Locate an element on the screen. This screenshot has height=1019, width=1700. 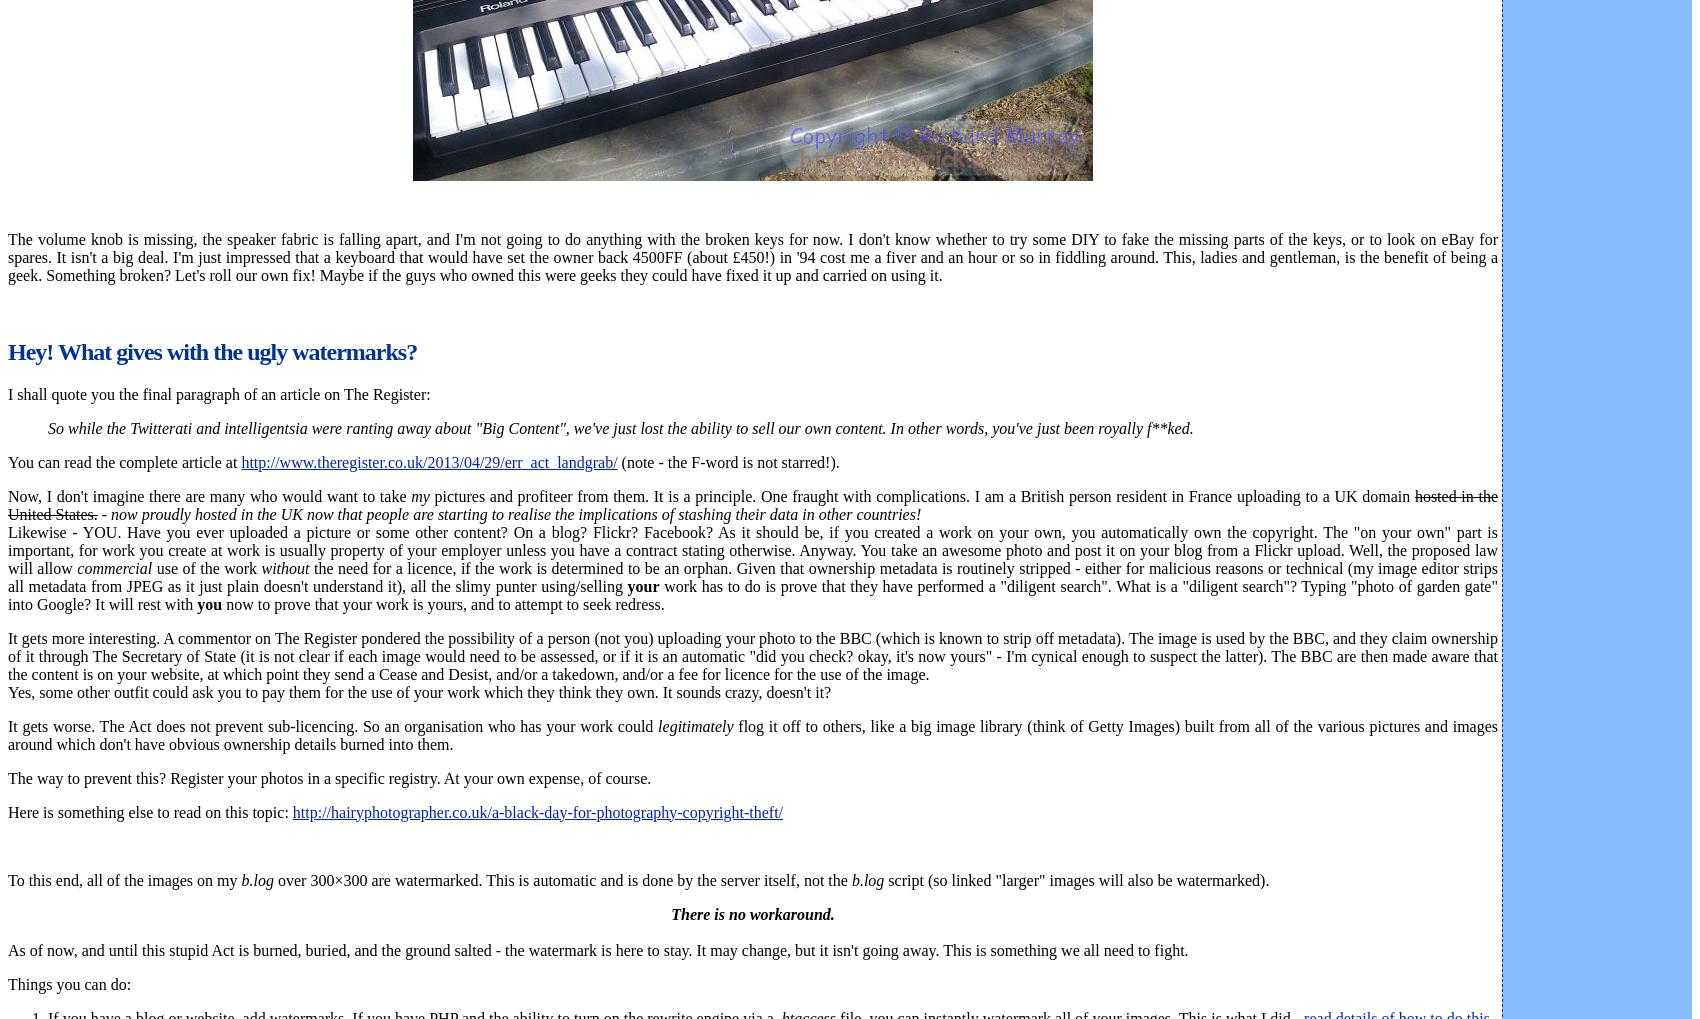
'flog it off to others, like a big image library (think of Getty Images) built from all of the various pictures and images around which don't have obvious ownership details burned into them.' is located at coordinates (7, 734).